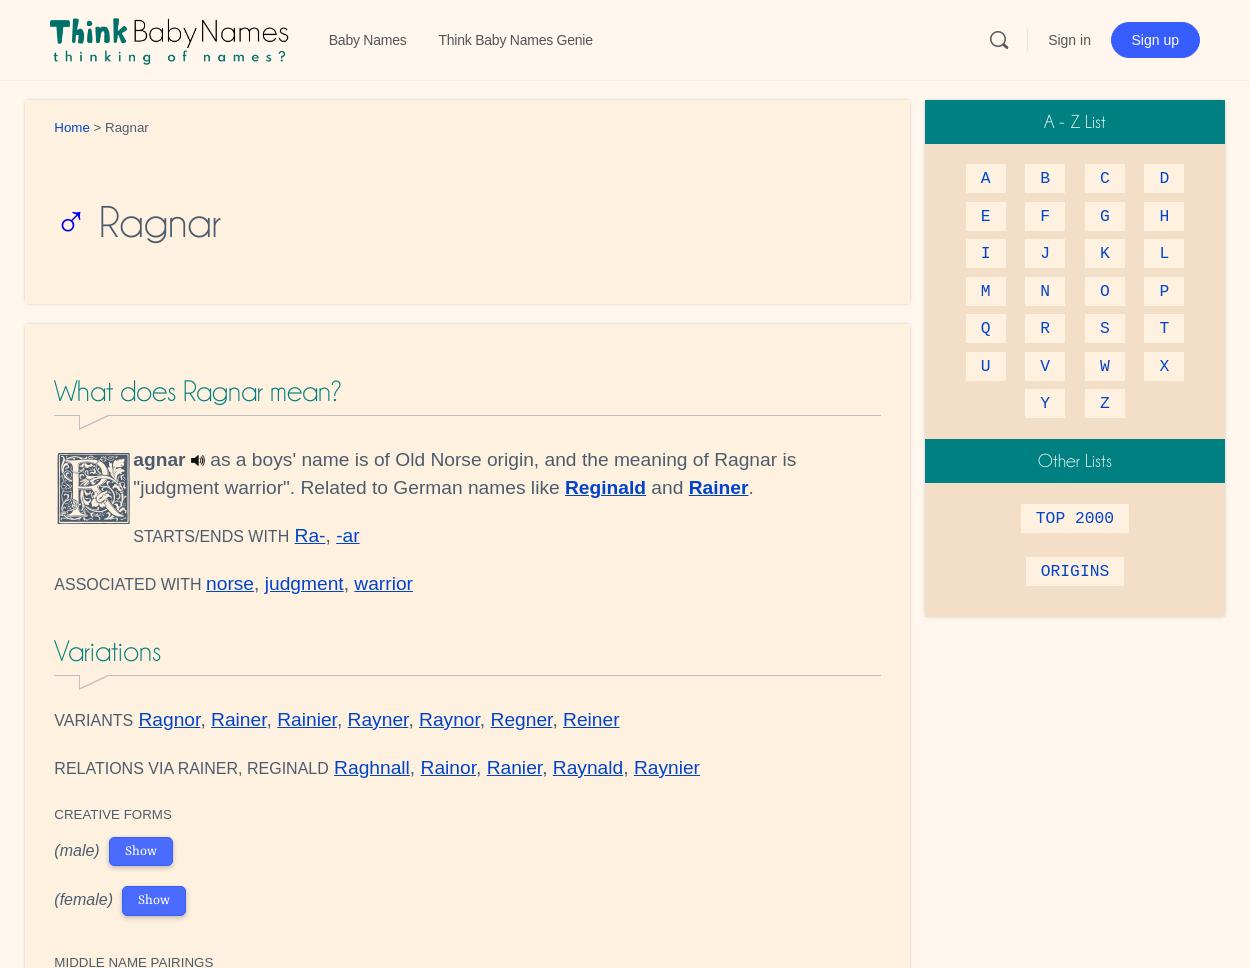 This screenshot has width=1250, height=968. I want to click on 'C', so click(1103, 178).